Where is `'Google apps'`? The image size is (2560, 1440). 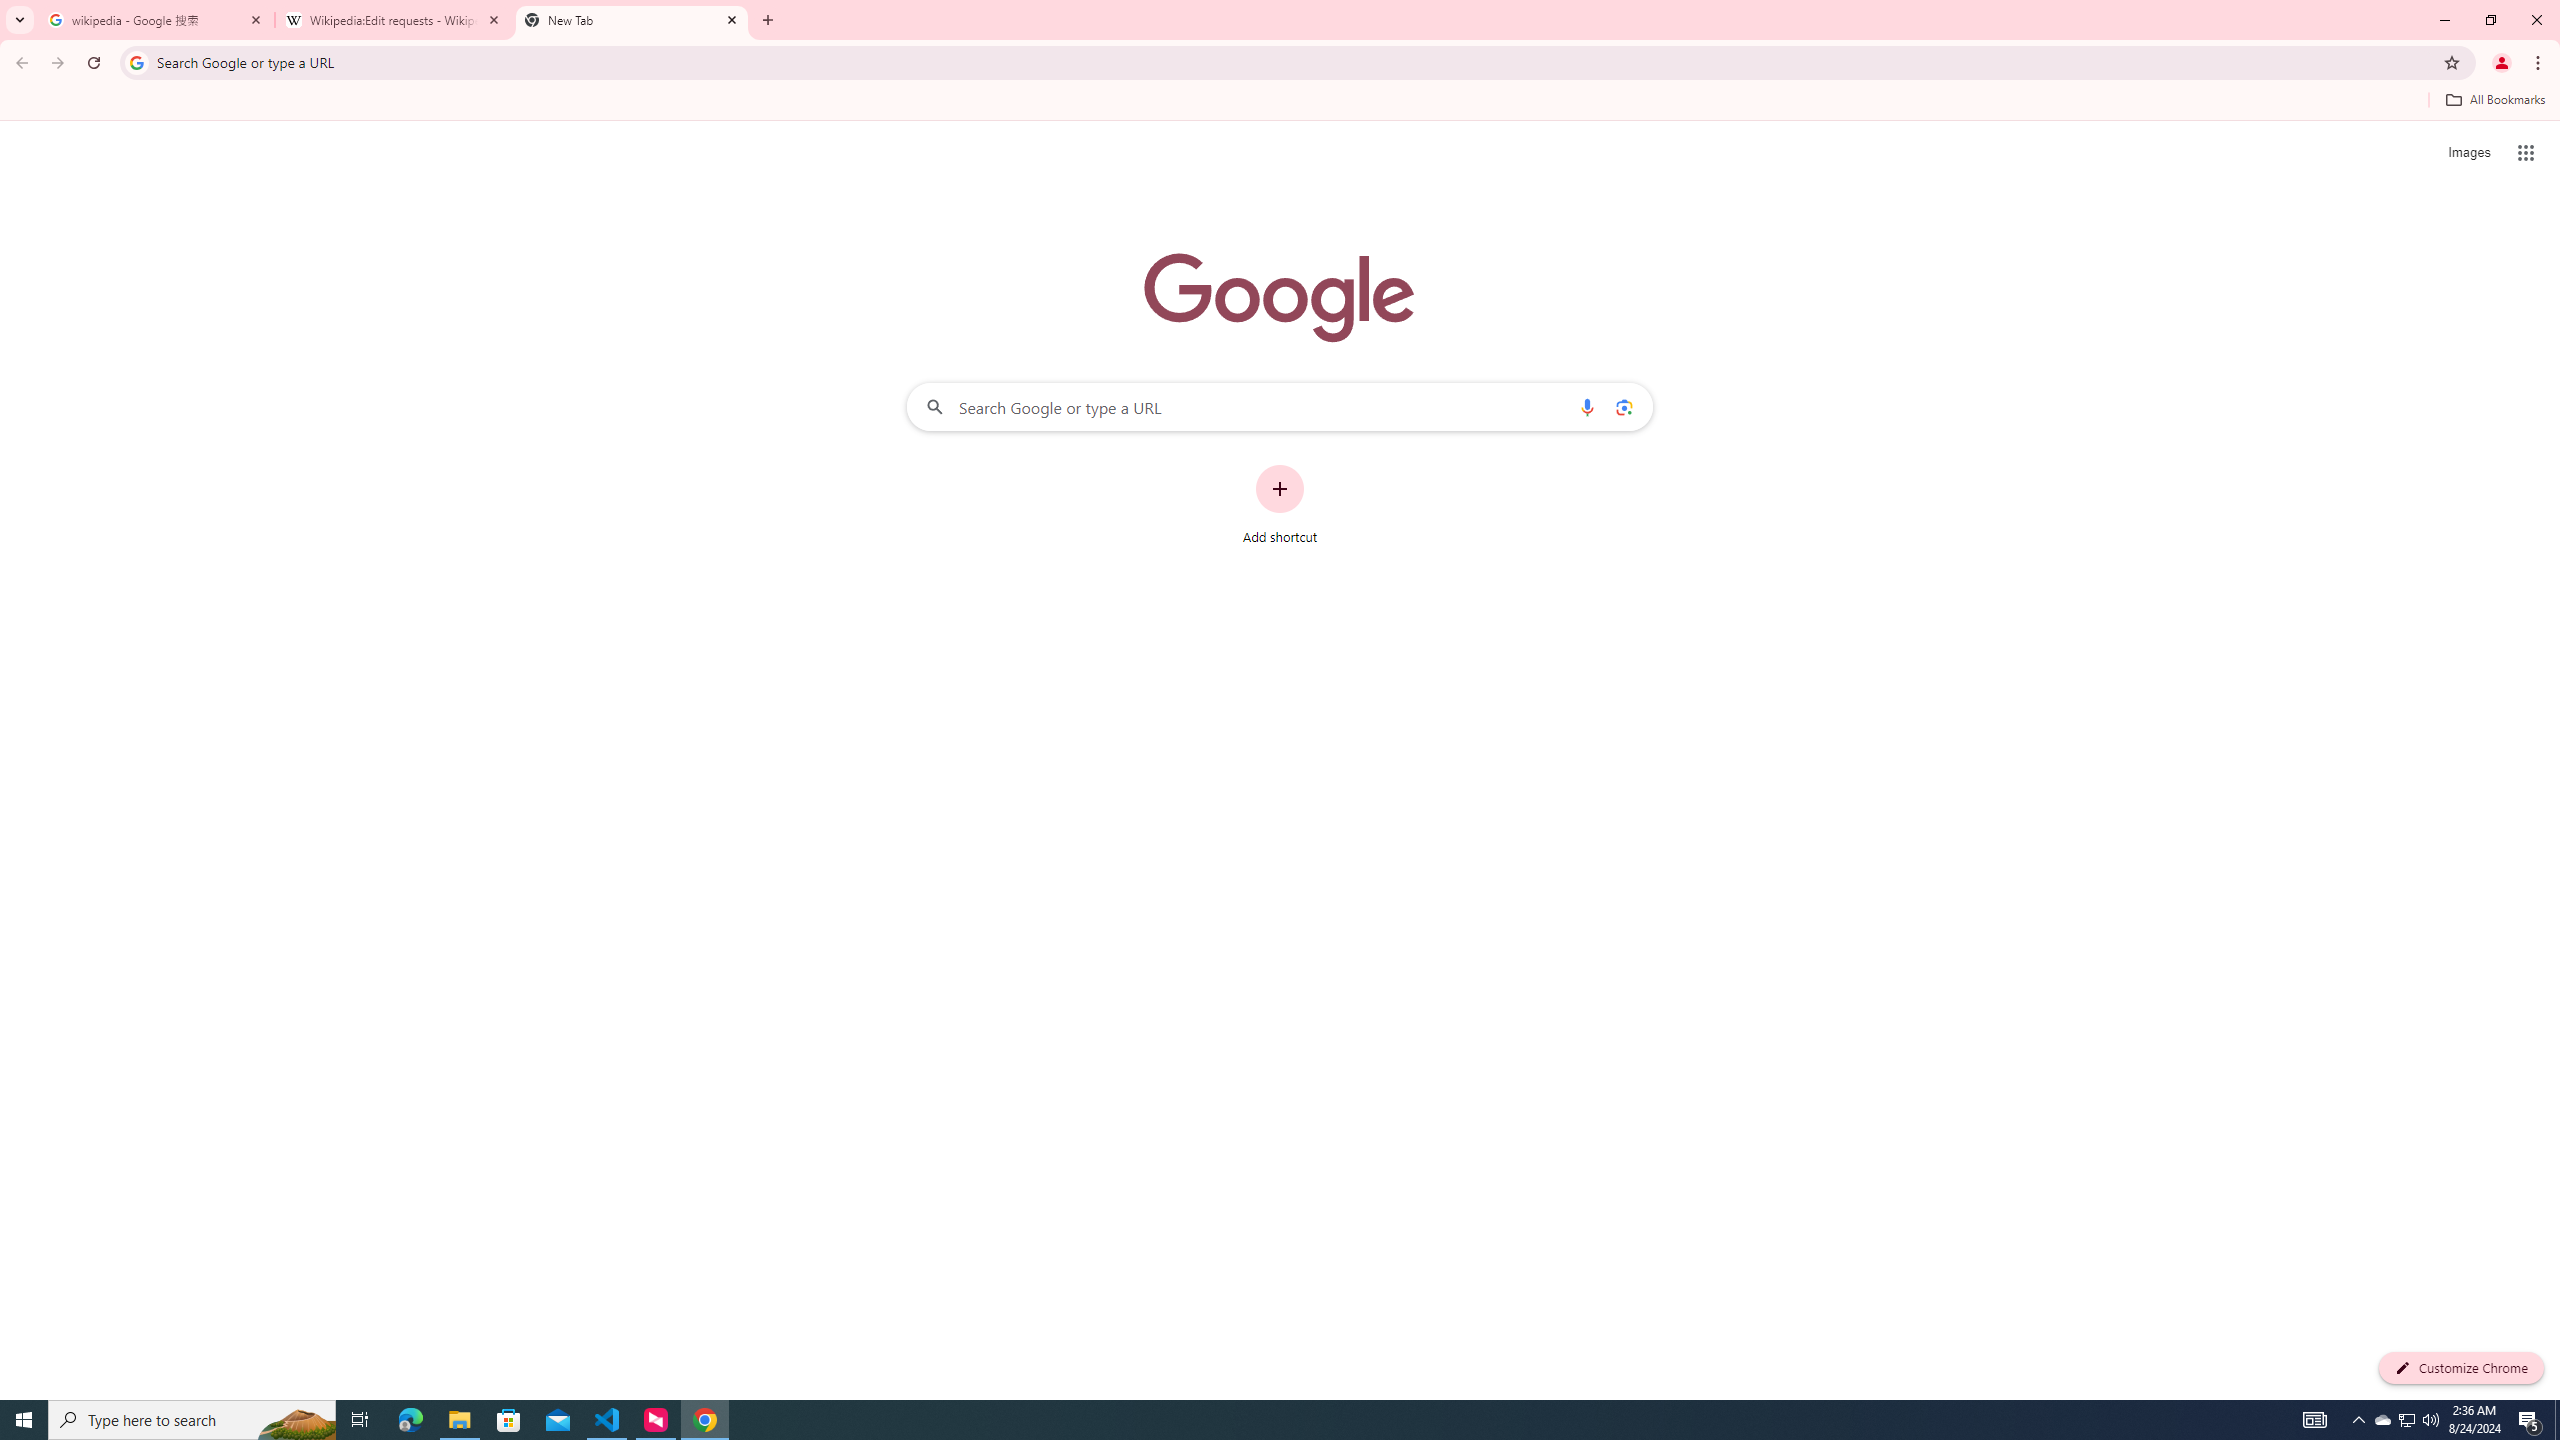 'Google apps' is located at coordinates (2526, 152).